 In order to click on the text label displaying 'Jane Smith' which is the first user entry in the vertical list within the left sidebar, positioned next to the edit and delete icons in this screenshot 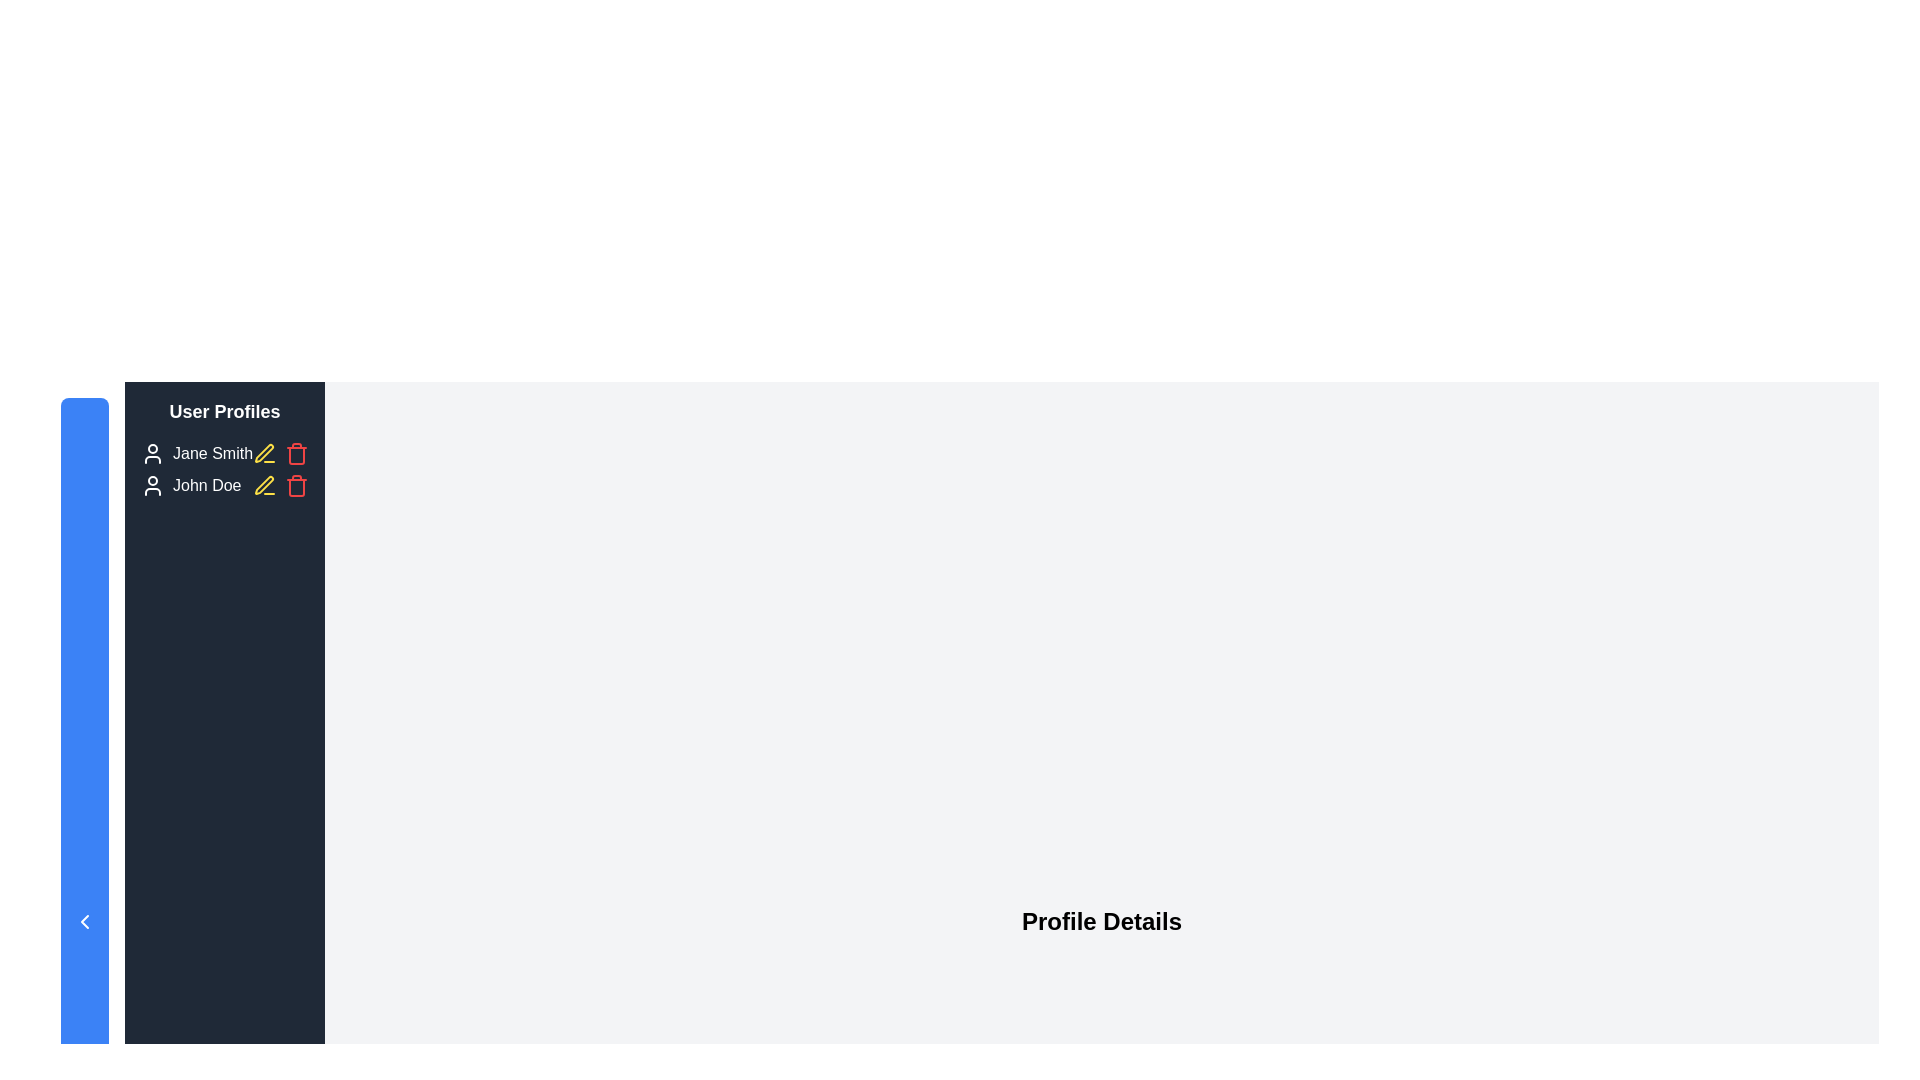, I will do `click(212, 454)`.